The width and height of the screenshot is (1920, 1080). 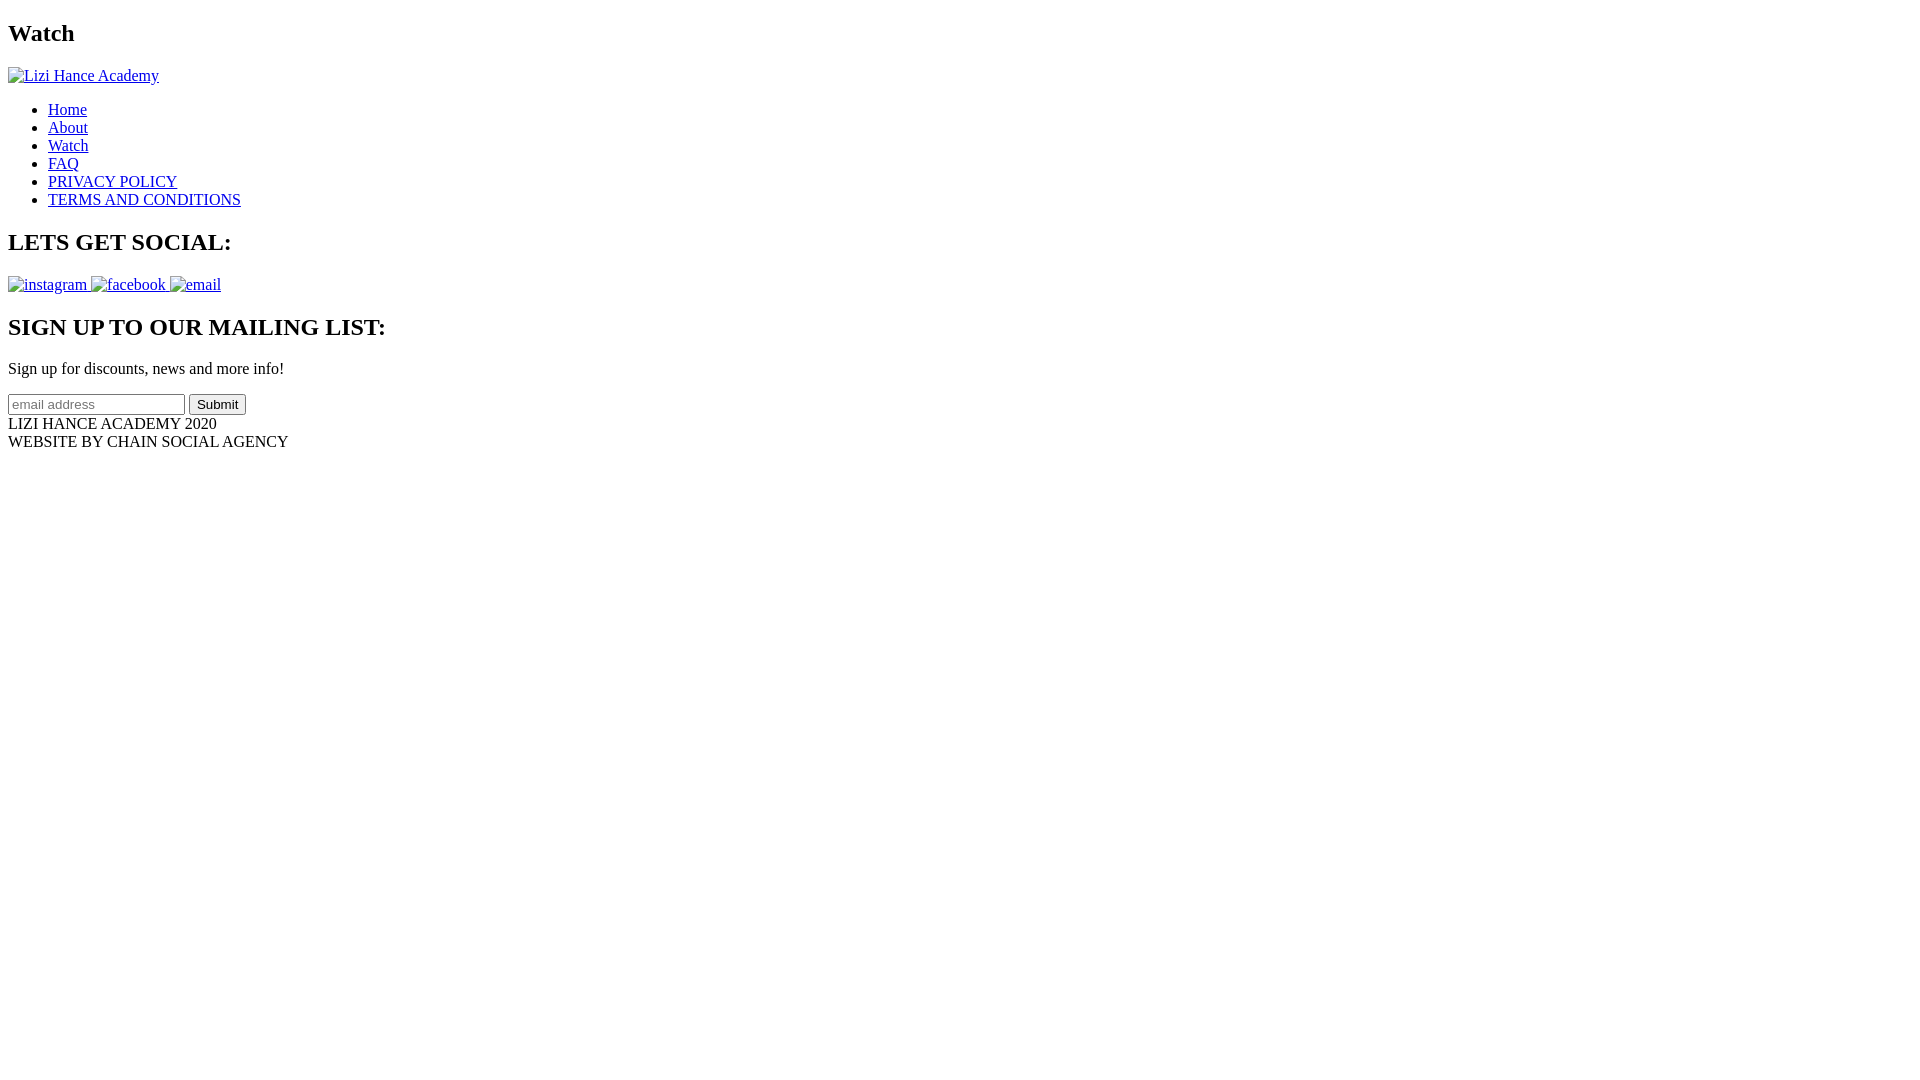 I want to click on 'PRIVACY POLICY', so click(x=48, y=181).